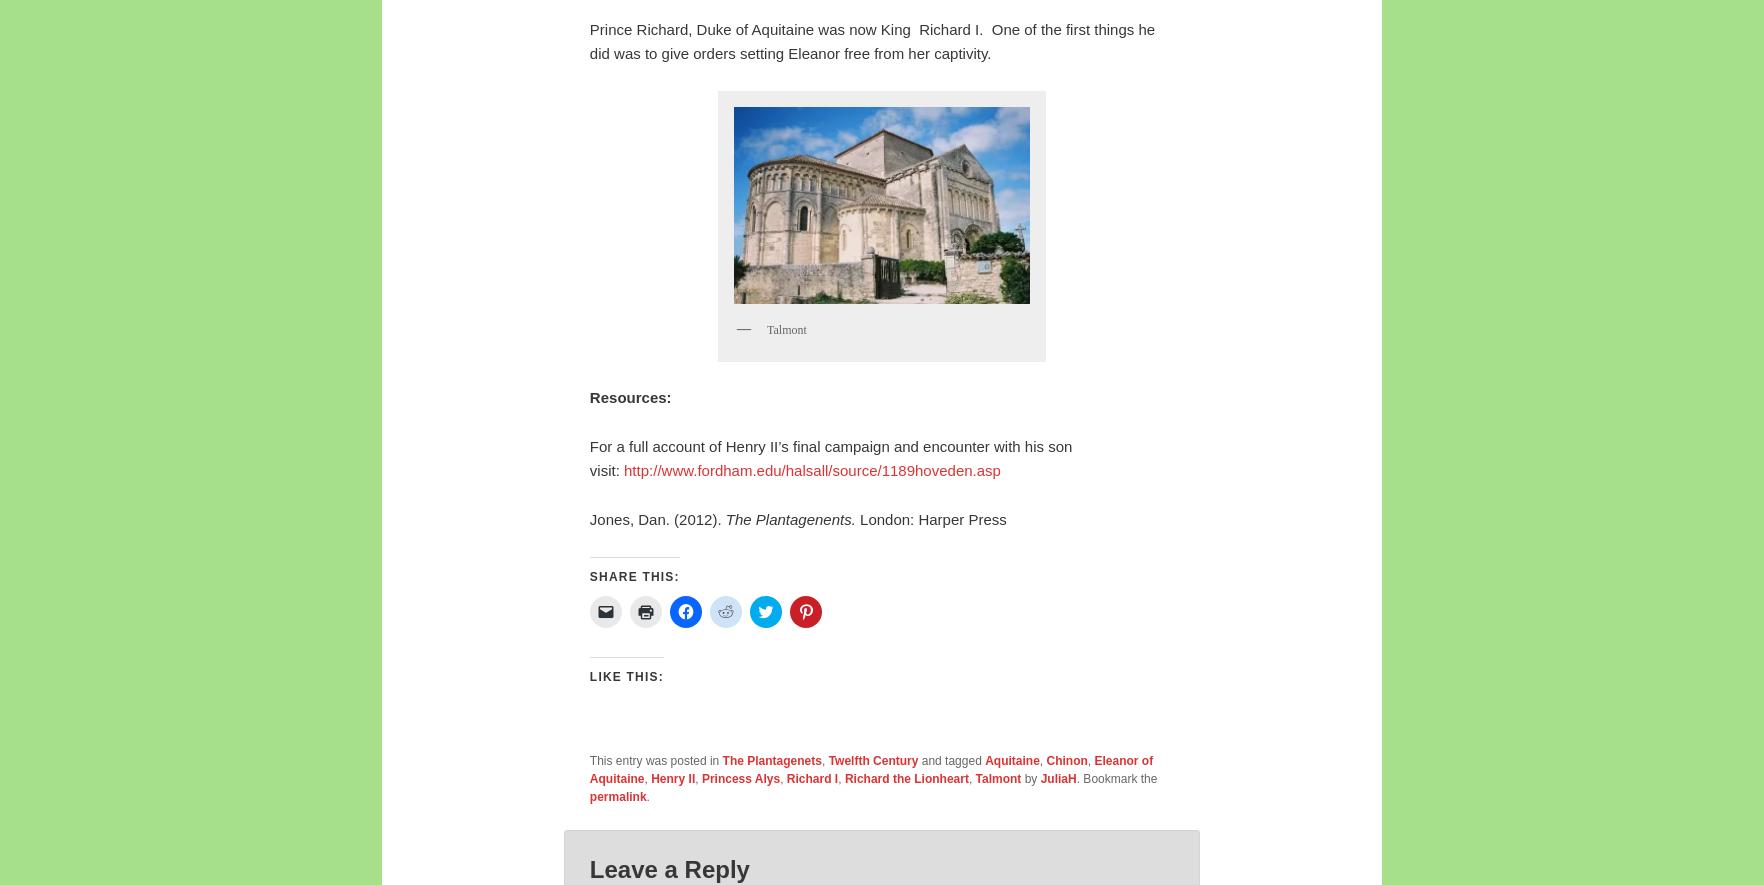 This screenshot has width=1764, height=885. I want to click on 'permalink', so click(617, 794).